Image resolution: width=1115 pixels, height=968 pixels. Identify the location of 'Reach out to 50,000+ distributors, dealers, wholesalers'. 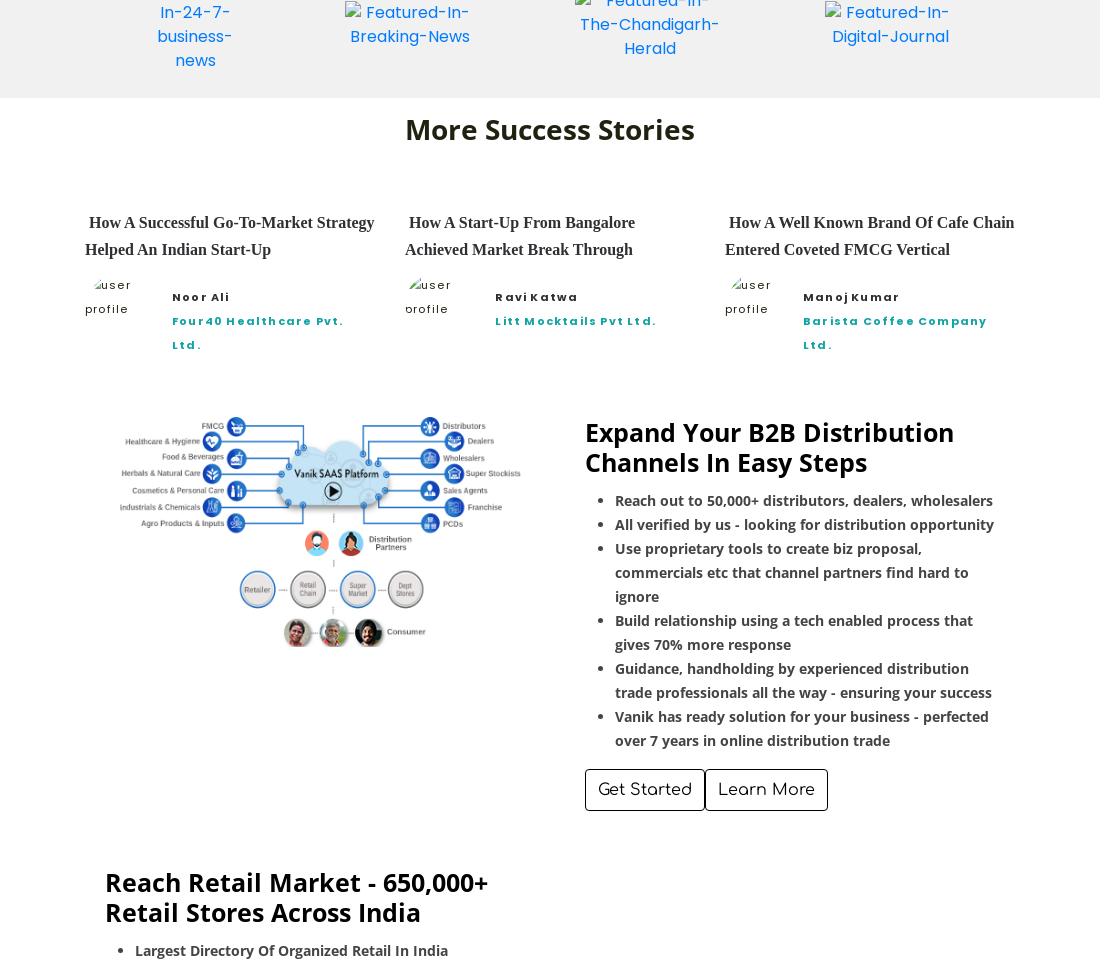
(803, 499).